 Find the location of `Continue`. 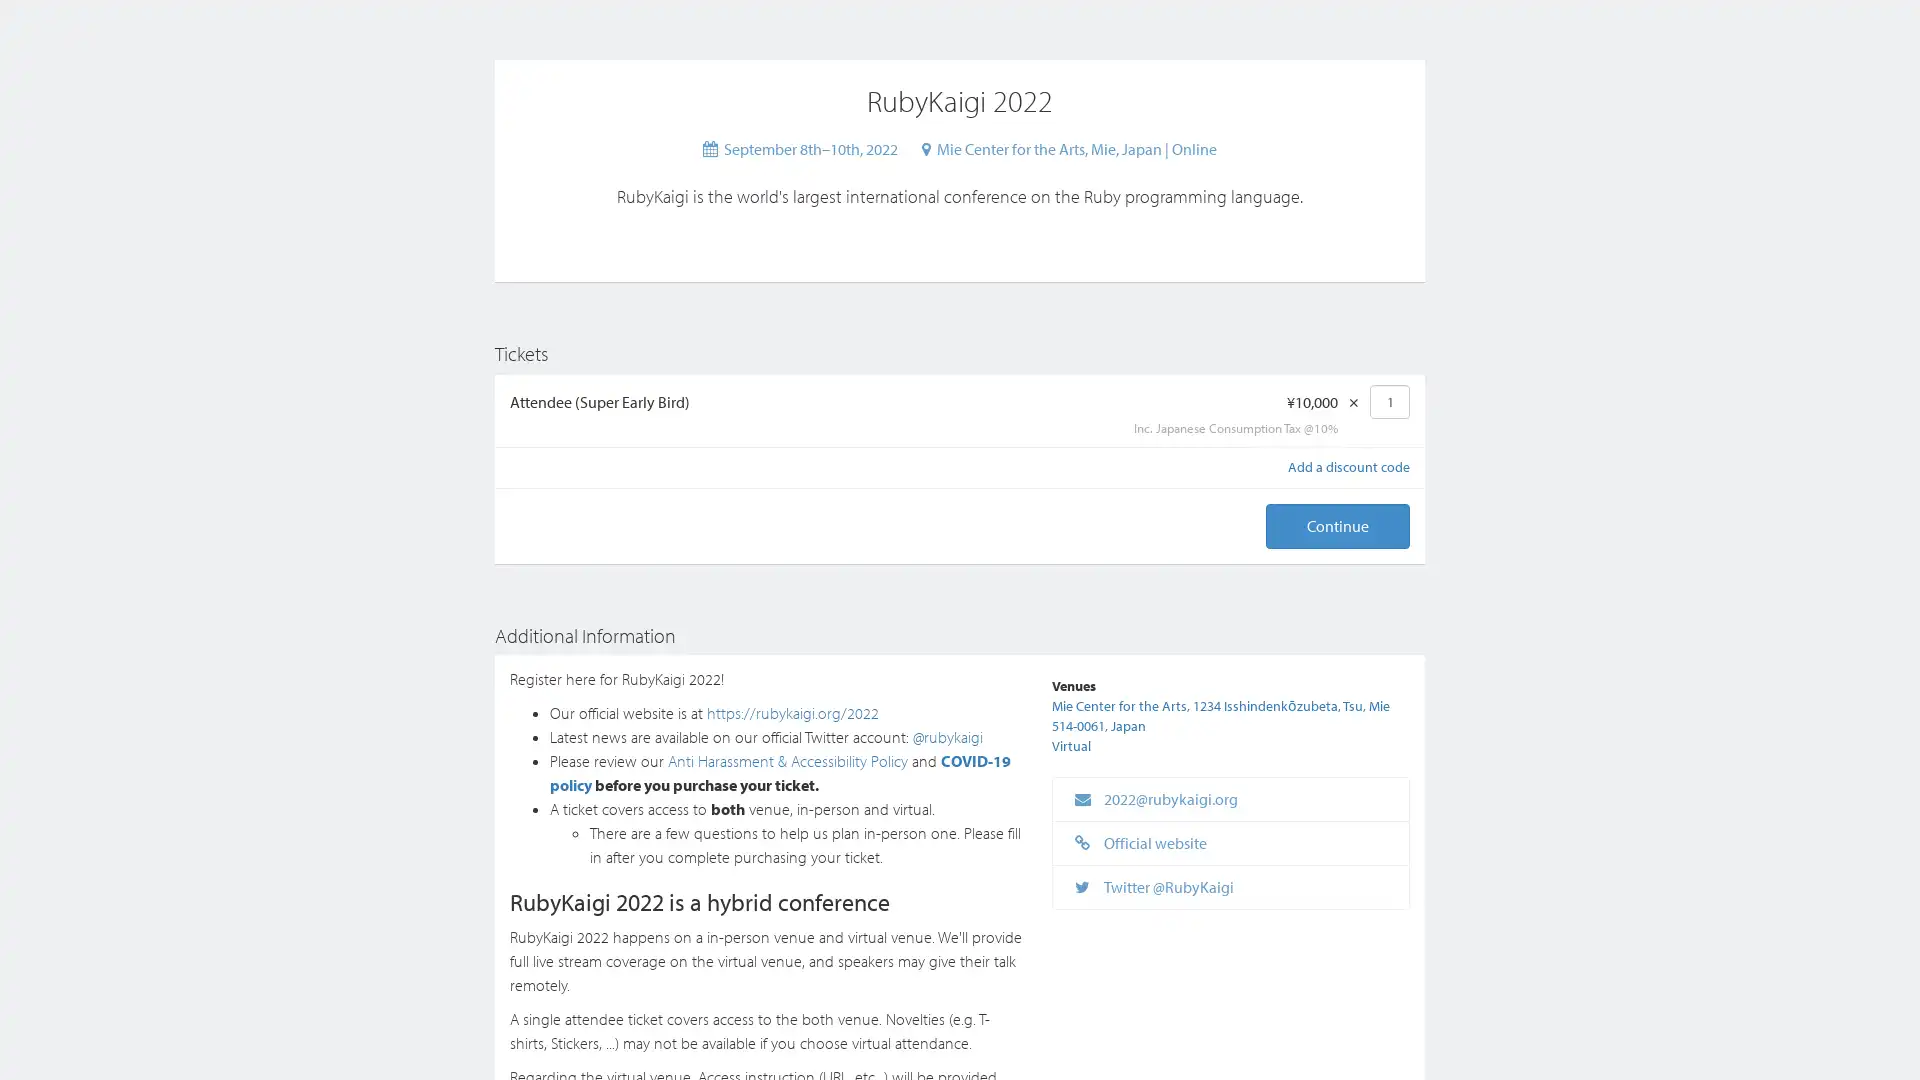

Continue is located at coordinates (1338, 525).